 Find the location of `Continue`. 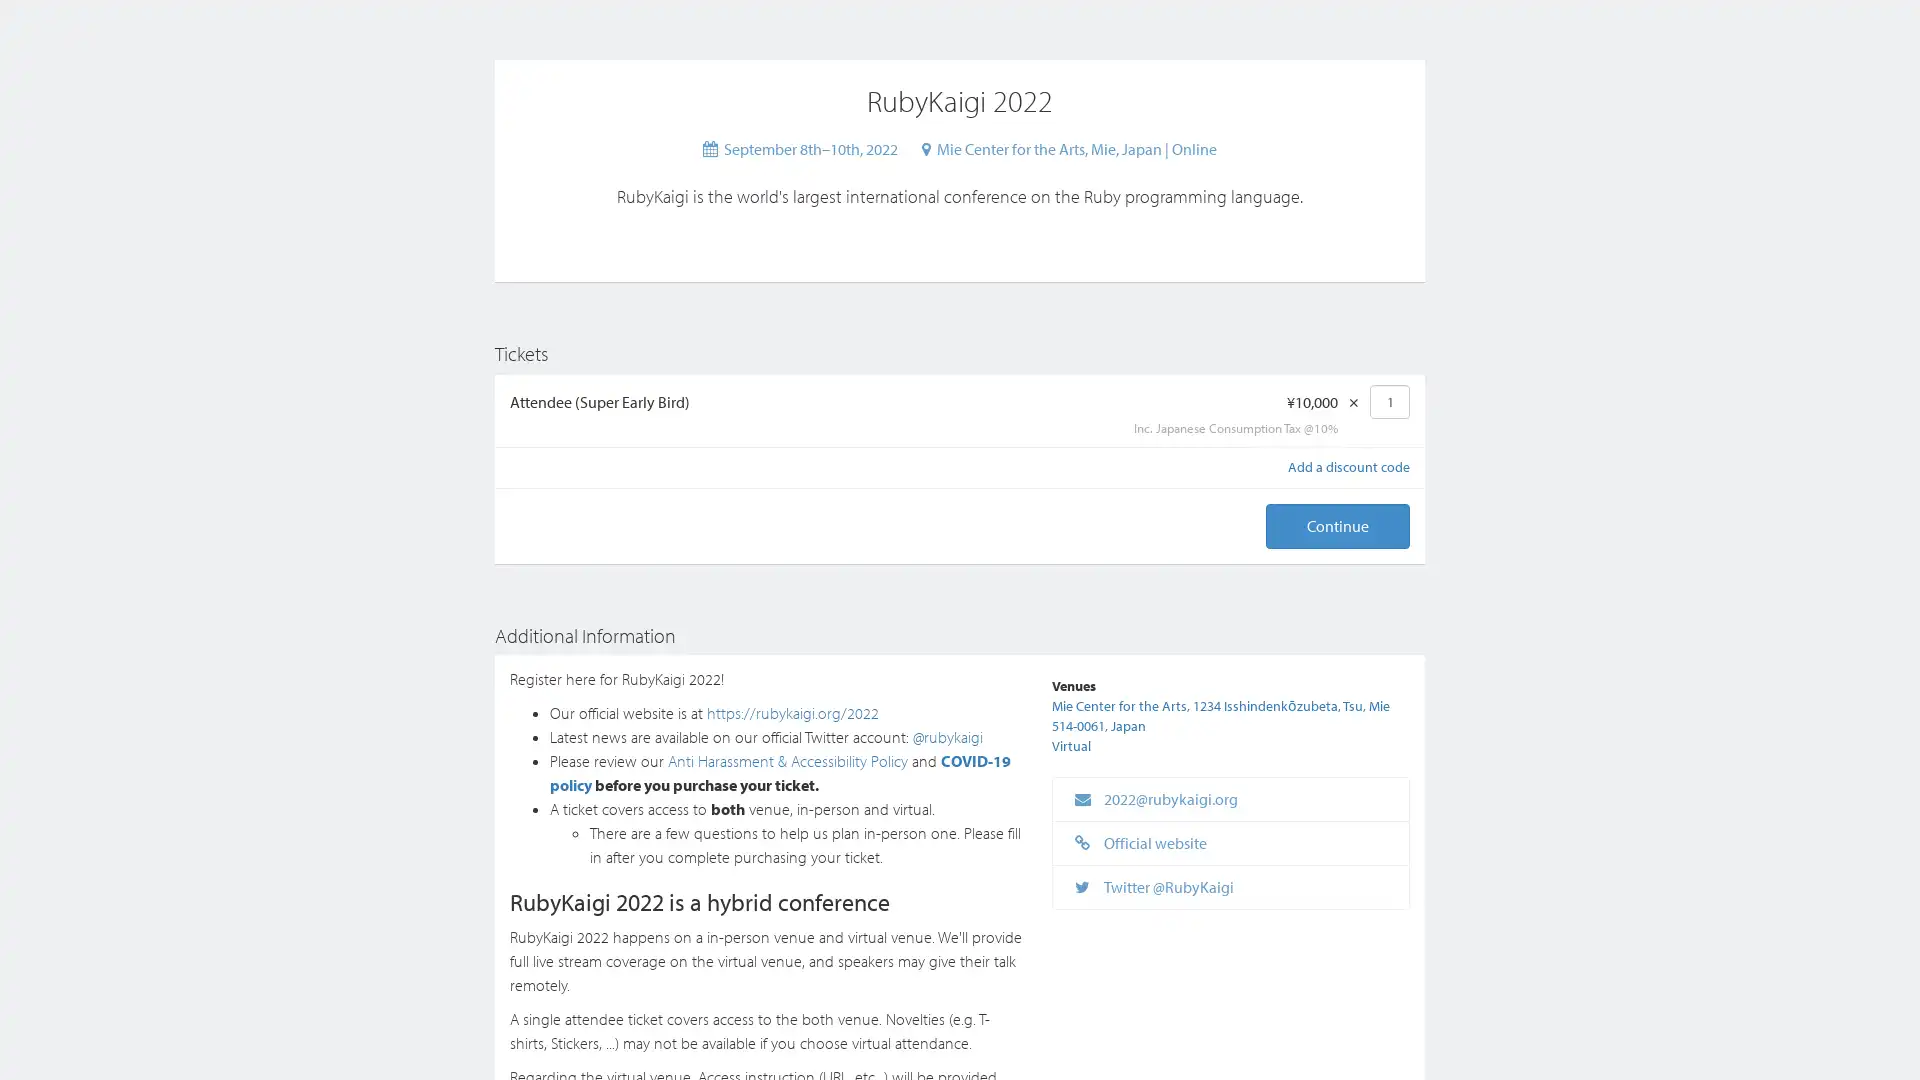

Continue is located at coordinates (1338, 525).